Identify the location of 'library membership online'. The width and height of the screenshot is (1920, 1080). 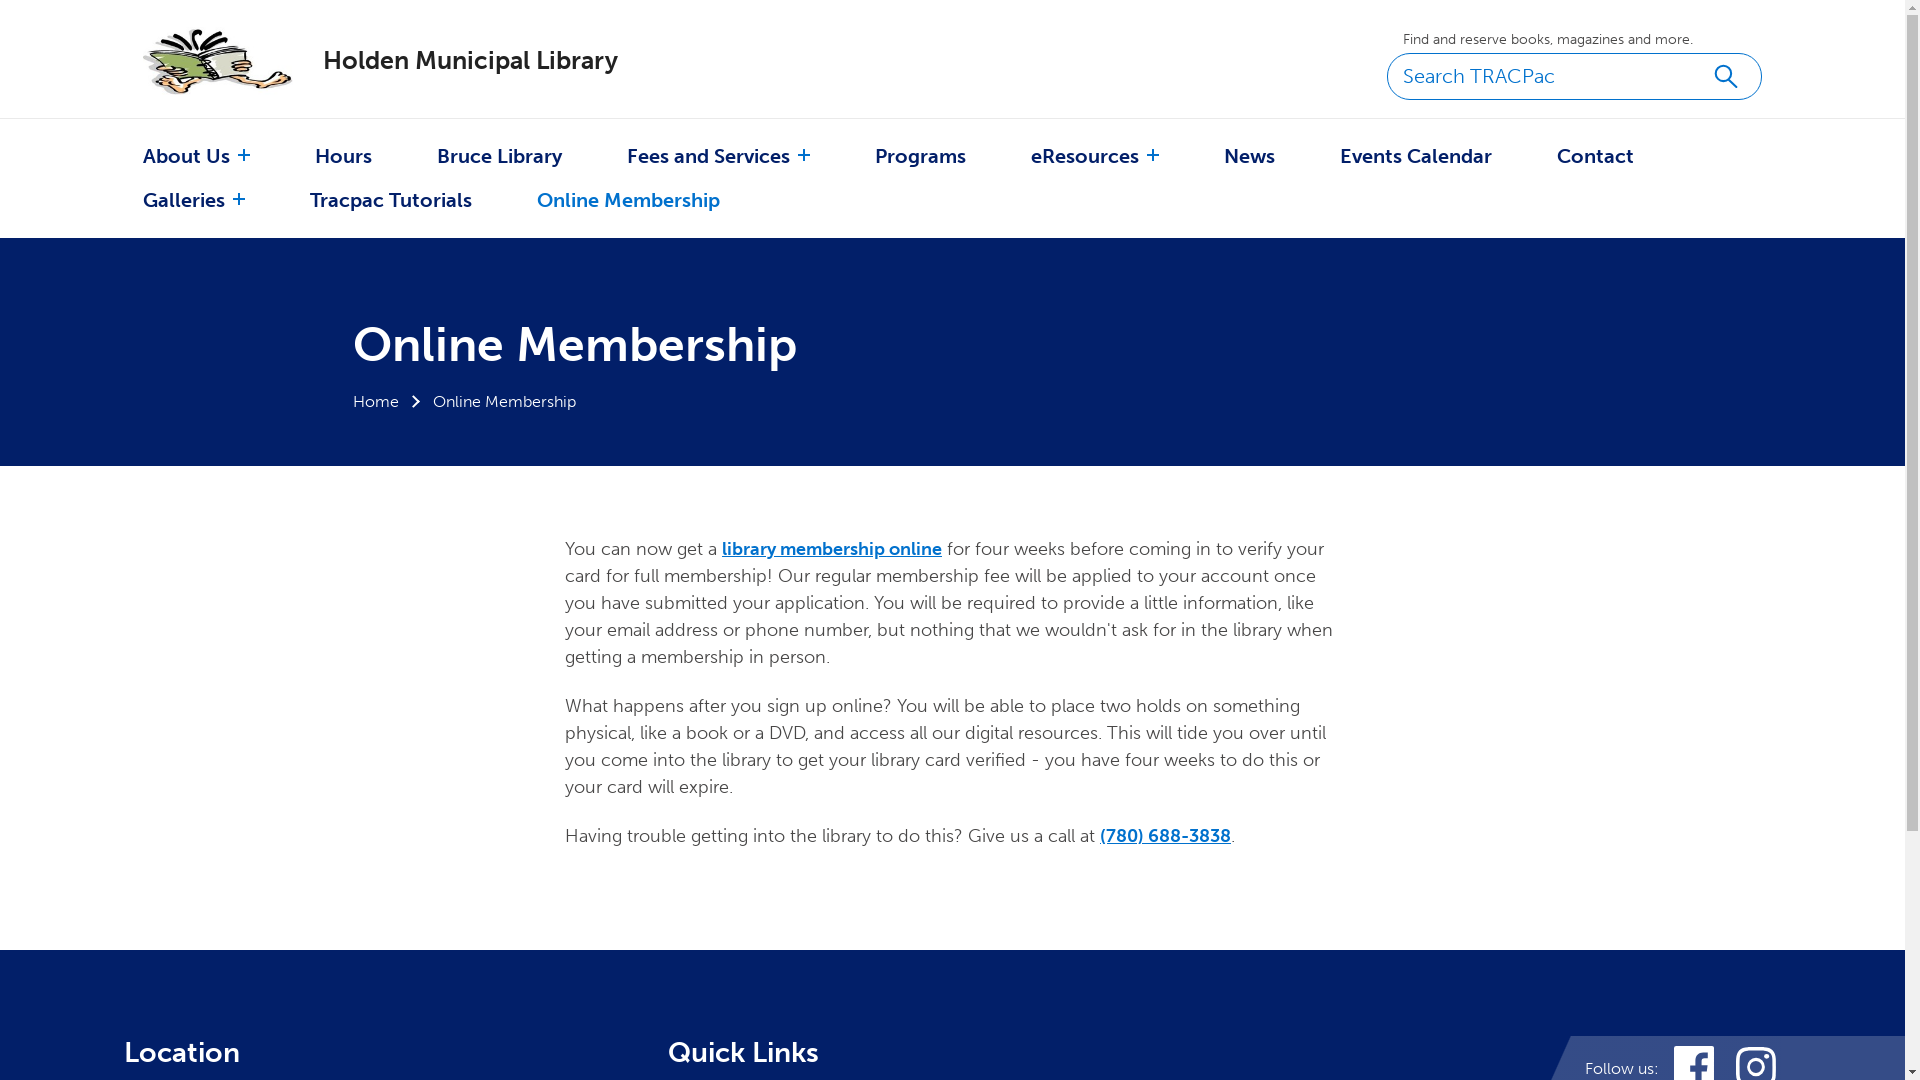
(831, 548).